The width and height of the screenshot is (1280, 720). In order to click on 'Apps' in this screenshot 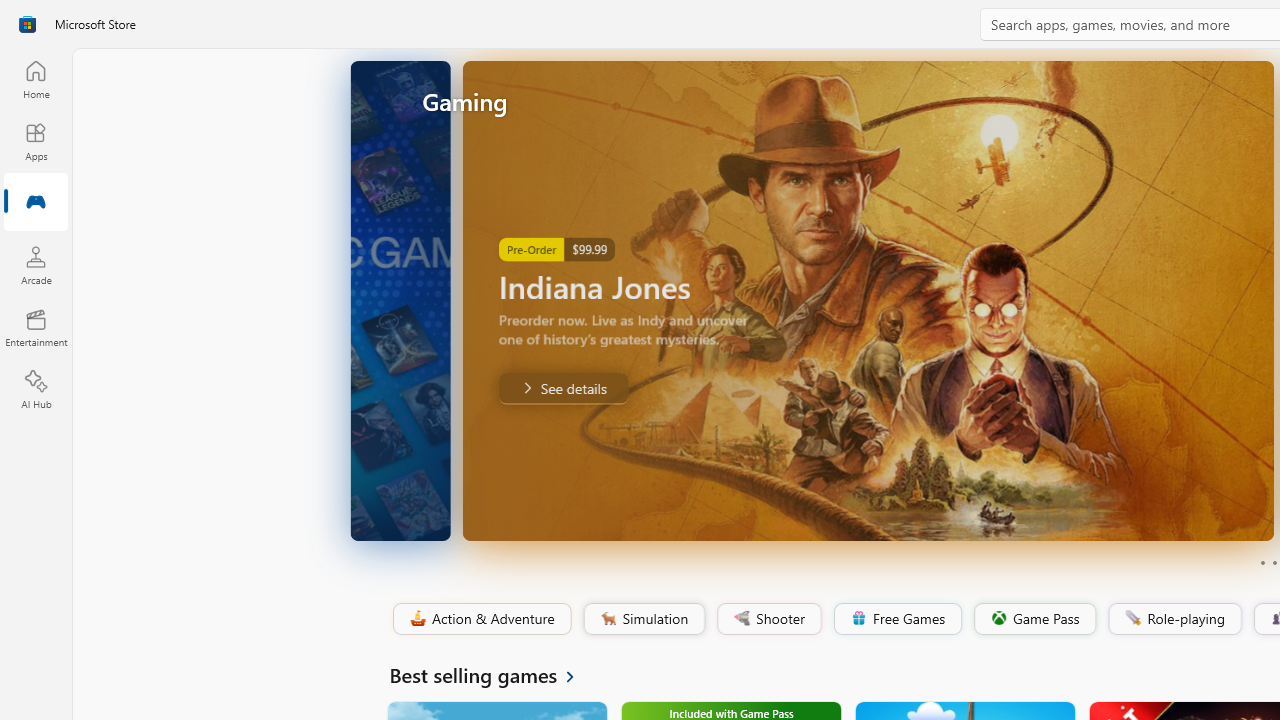, I will do `click(35, 140)`.